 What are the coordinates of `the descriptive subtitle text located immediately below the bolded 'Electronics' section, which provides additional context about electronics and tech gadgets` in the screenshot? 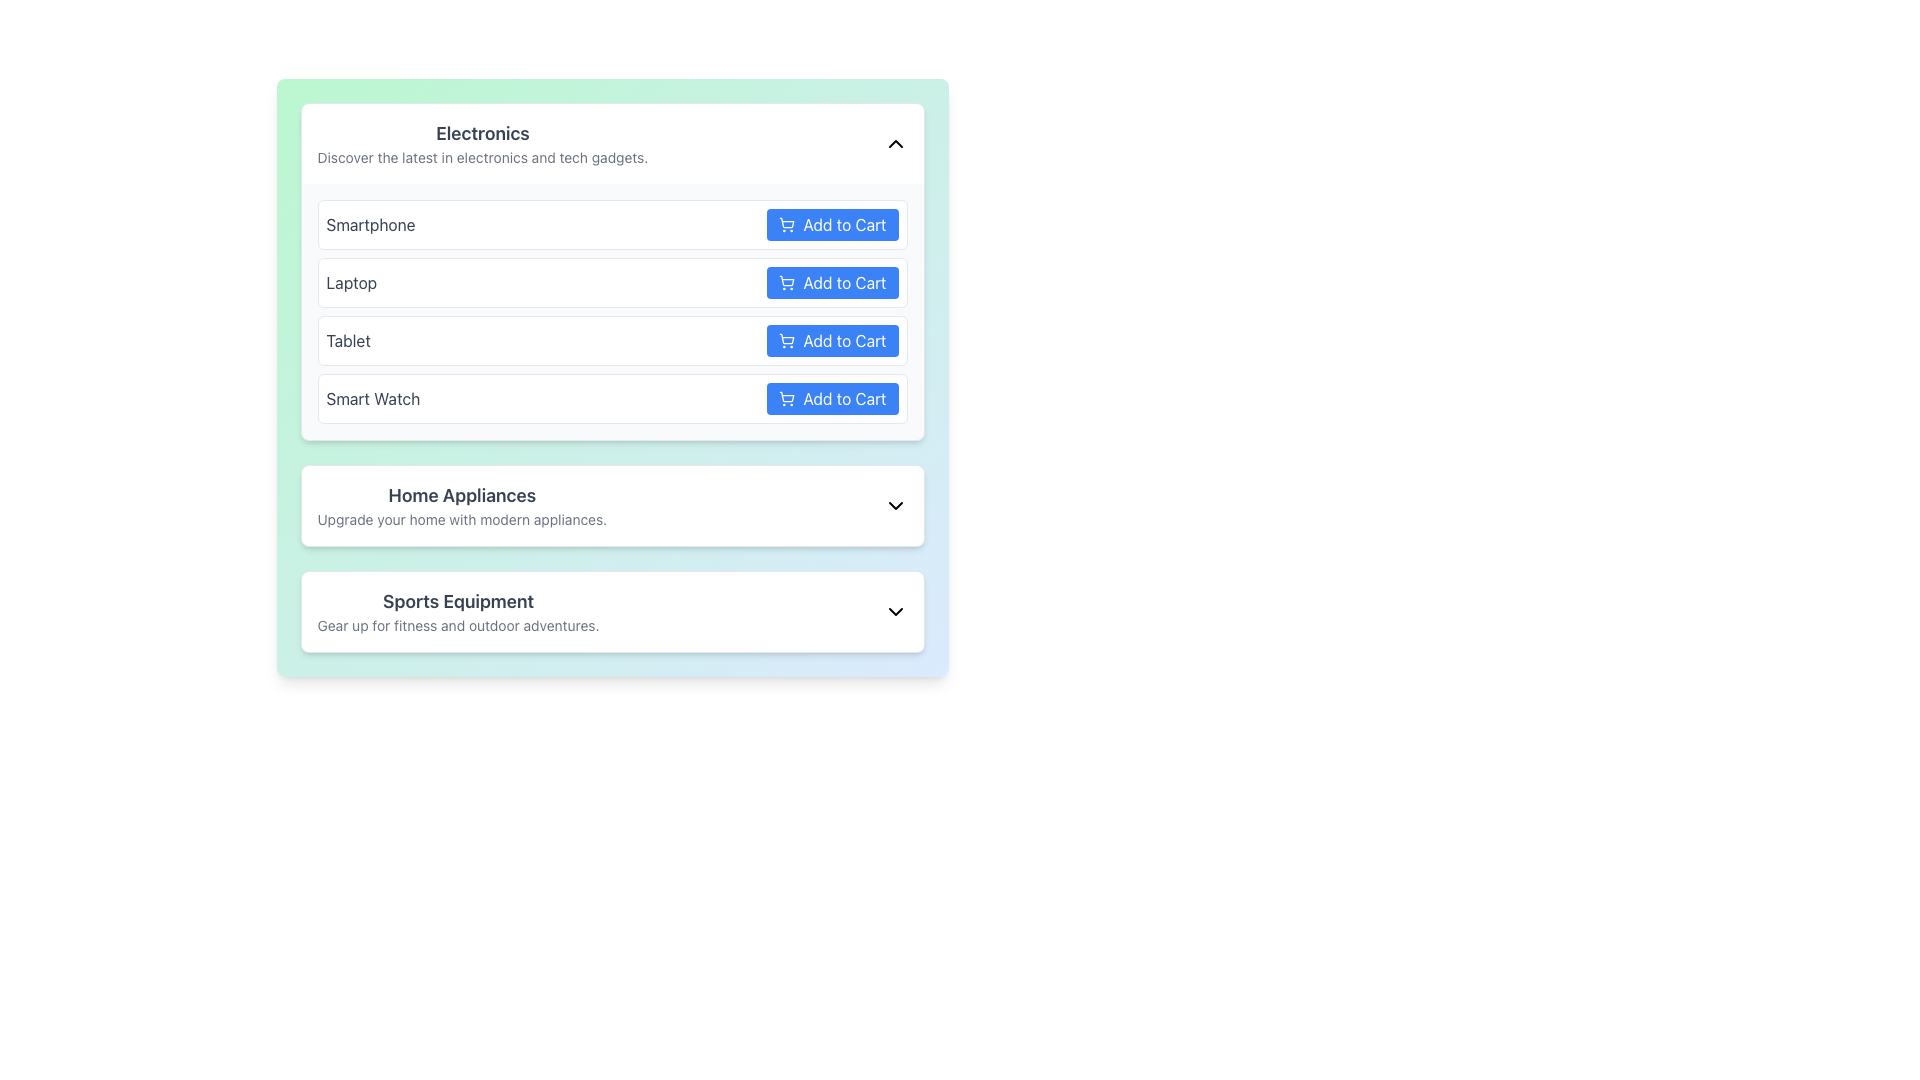 It's located at (482, 157).